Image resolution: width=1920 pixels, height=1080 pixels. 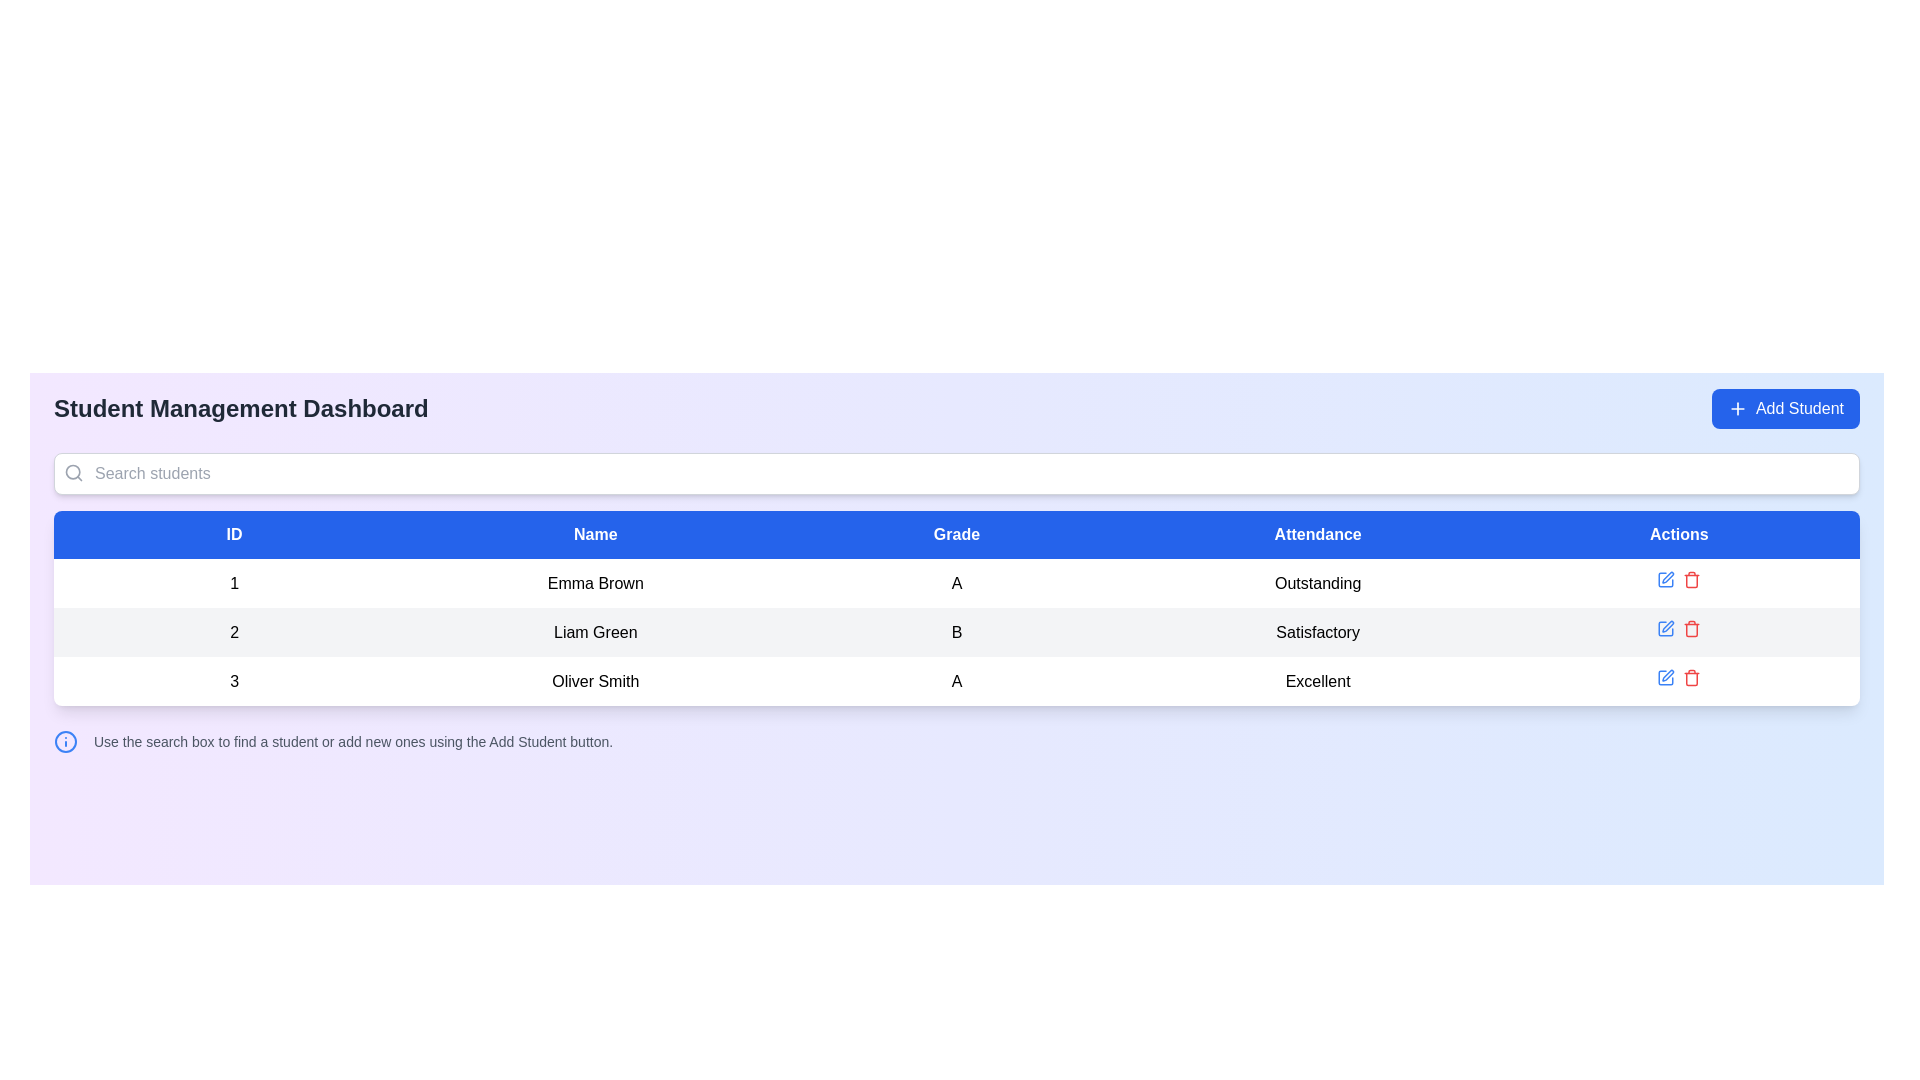 I want to click on the information icon located at the bottom-left of the main page content, adjacent to the descriptive text providing guidance, so click(x=66, y=741).